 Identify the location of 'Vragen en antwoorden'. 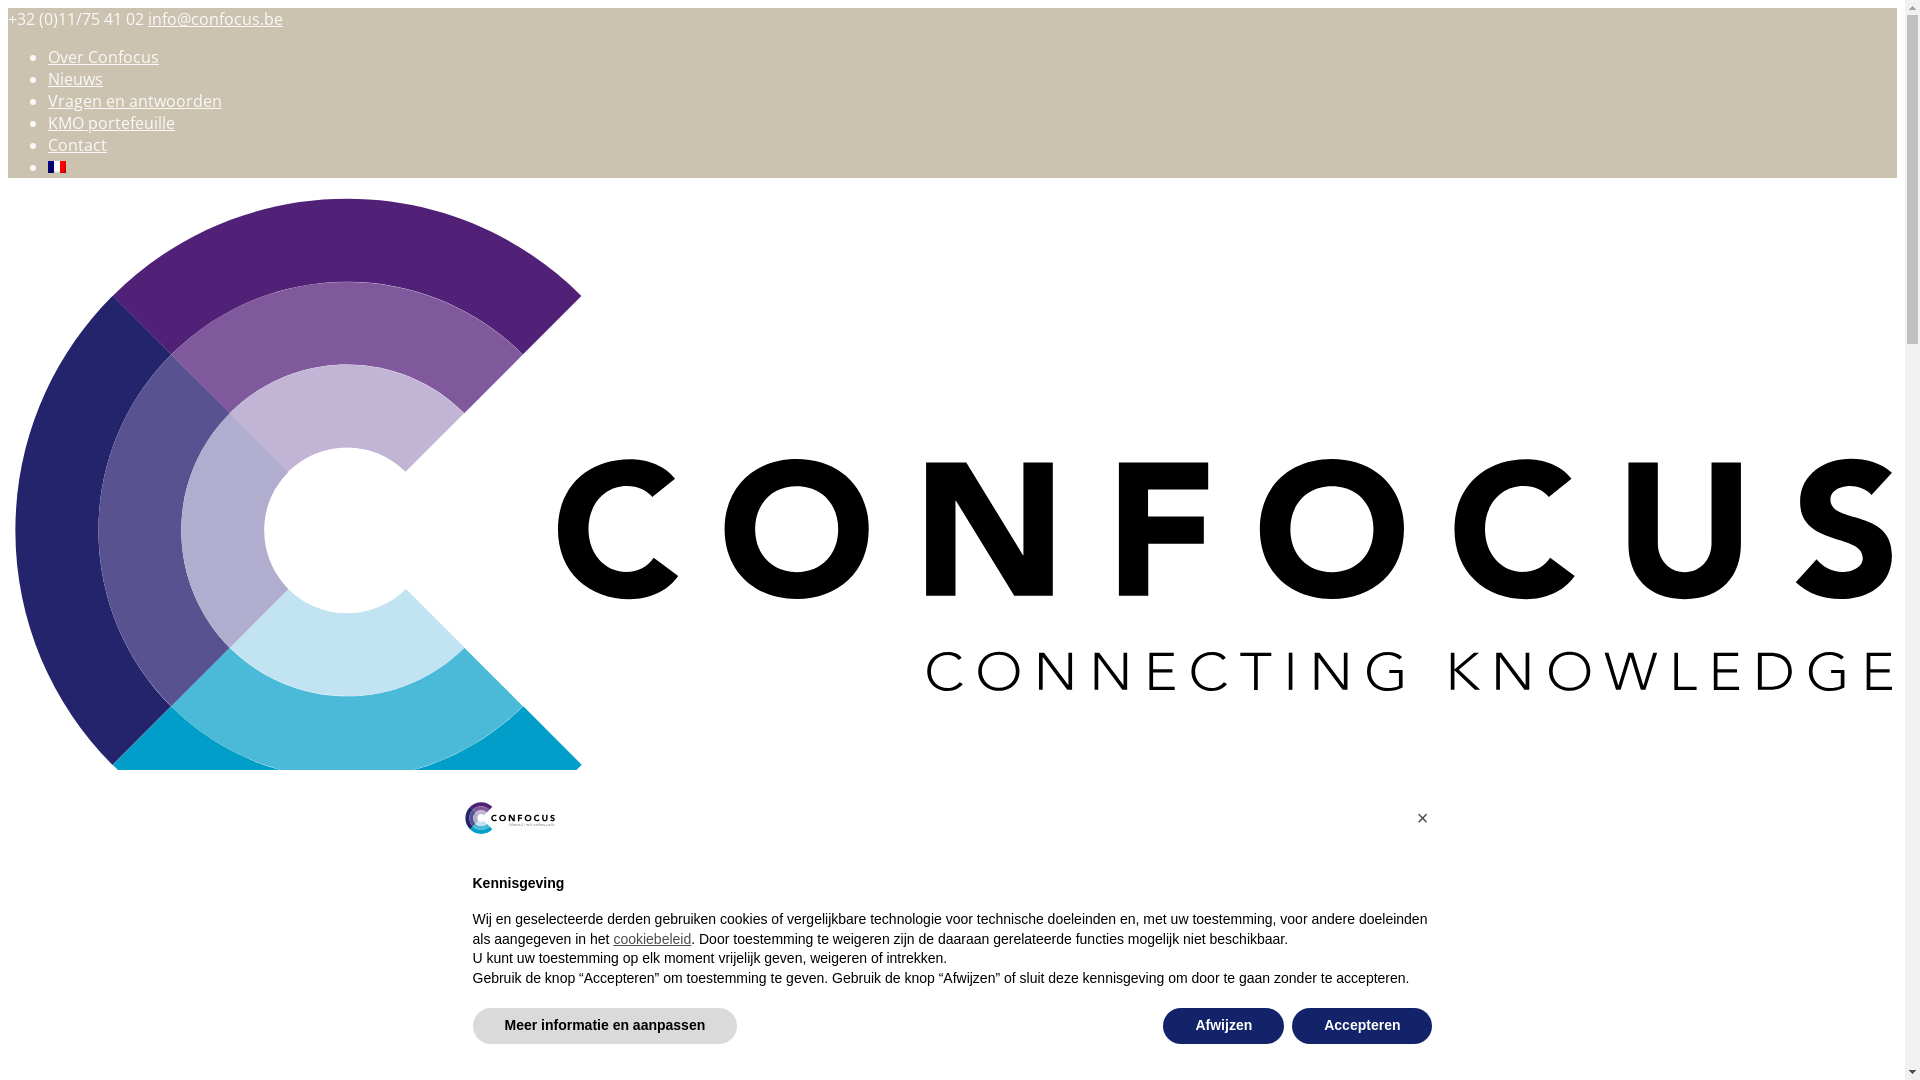
(133, 100).